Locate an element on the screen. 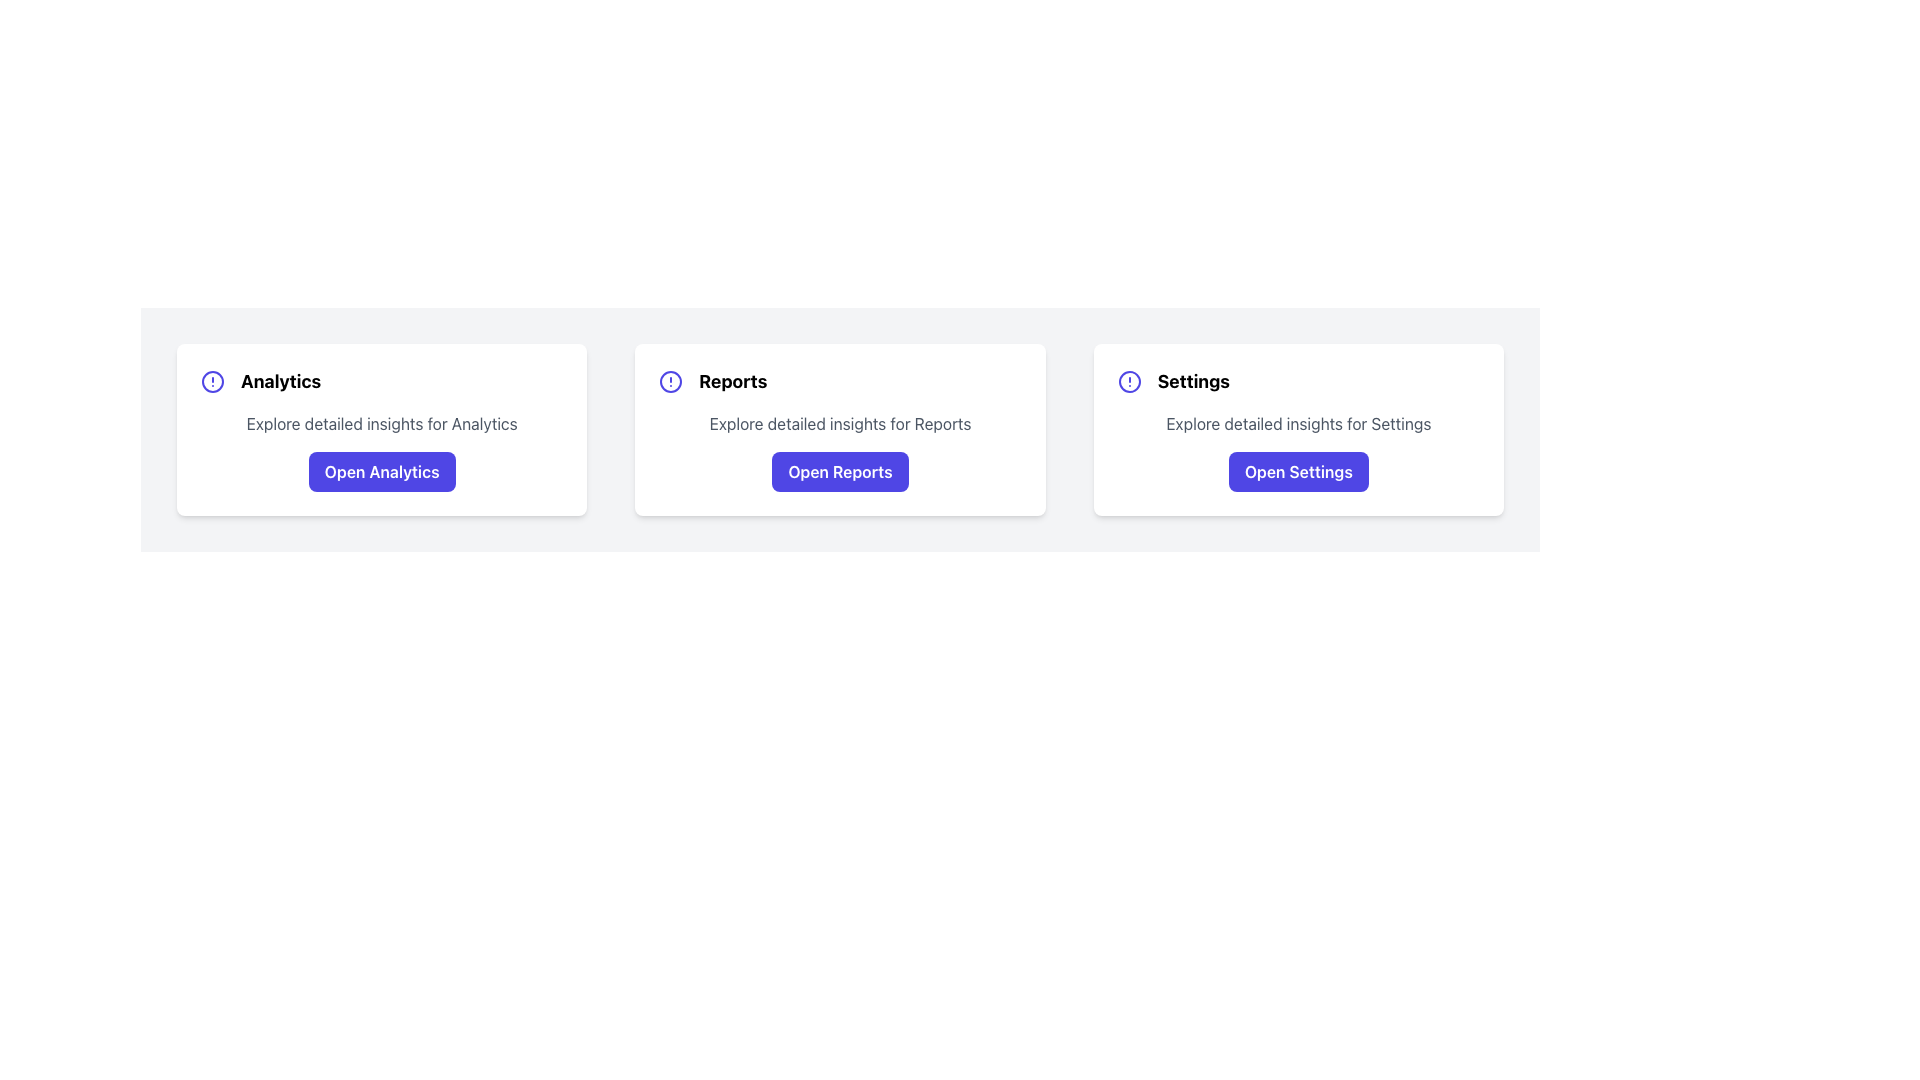 The height and width of the screenshot is (1080, 1920). the button located centrally within the 'Settings' card at the bottom is located at coordinates (1298, 471).